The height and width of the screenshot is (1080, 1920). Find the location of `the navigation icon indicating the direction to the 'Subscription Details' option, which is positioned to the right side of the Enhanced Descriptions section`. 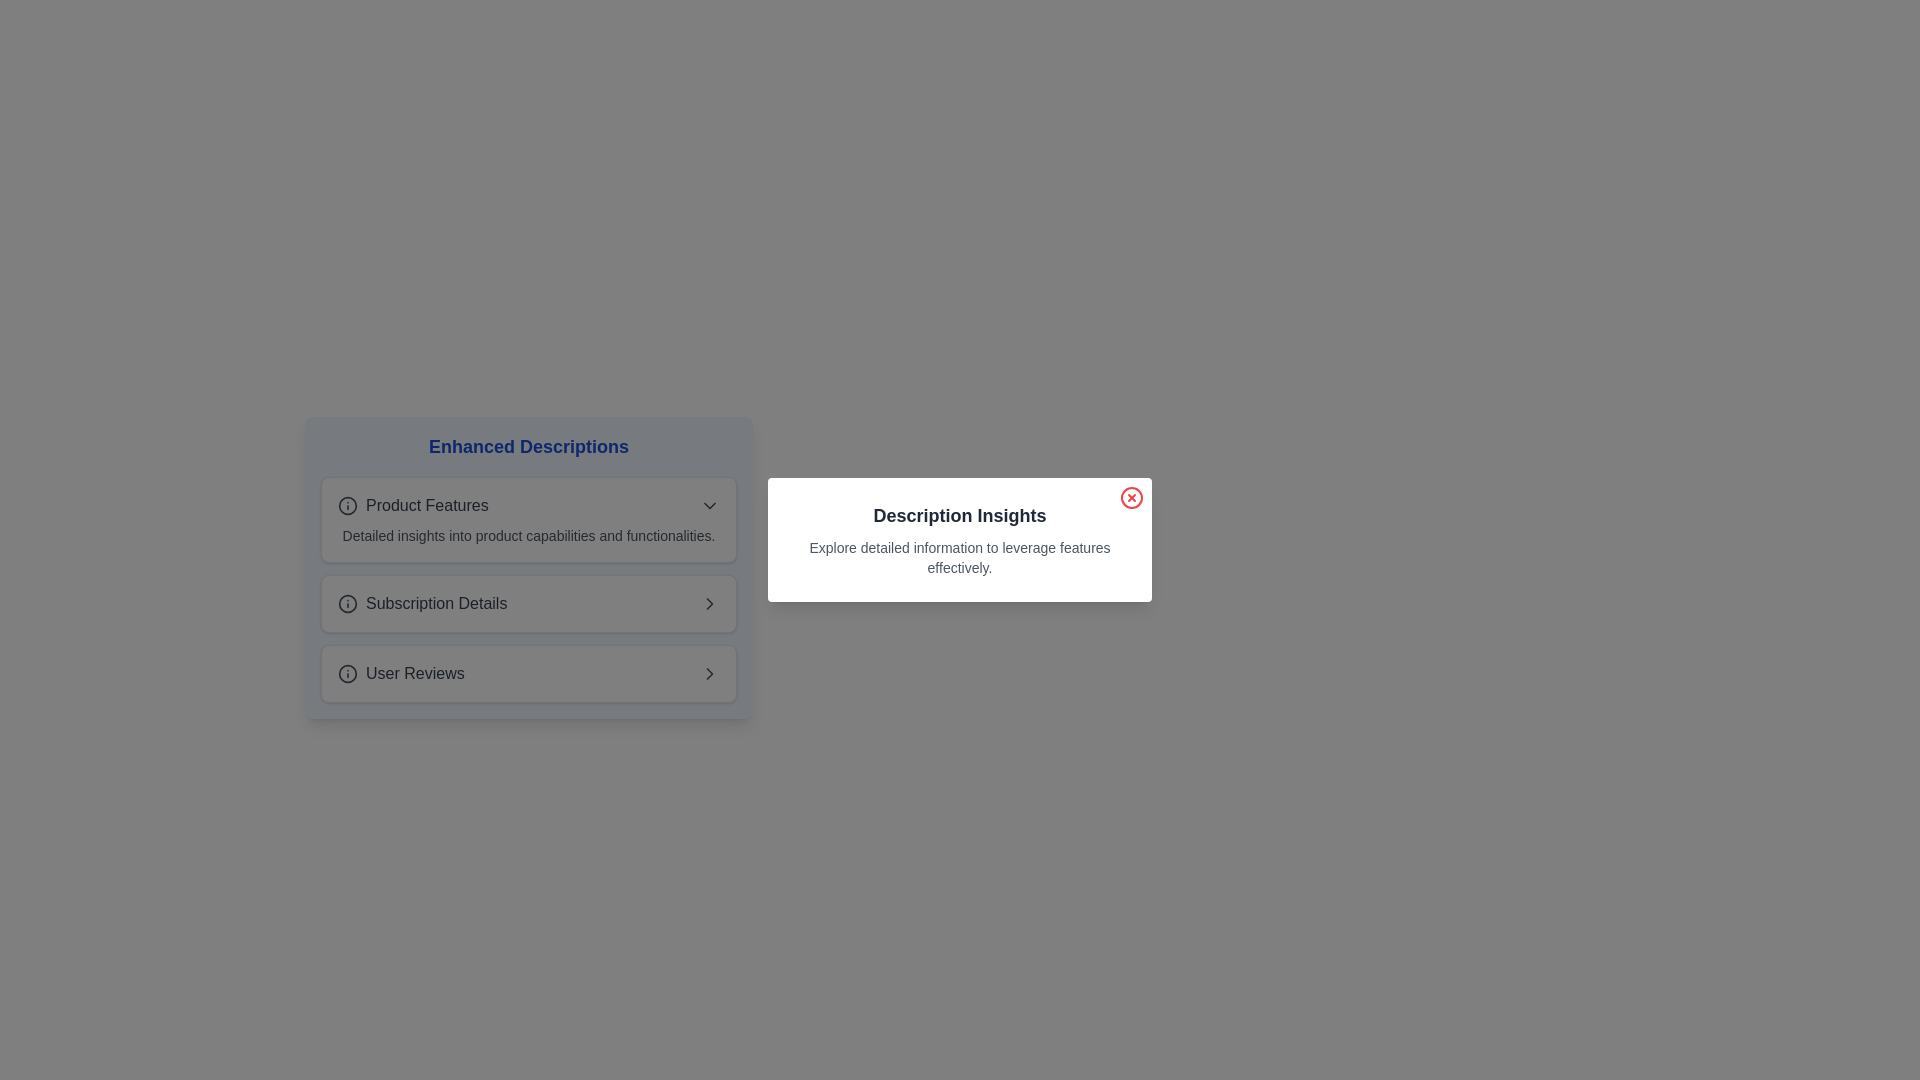

the navigation icon indicating the direction to the 'Subscription Details' option, which is positioned to the right side of the Enhanced Descriptions section is located at coordinates (710, 674).